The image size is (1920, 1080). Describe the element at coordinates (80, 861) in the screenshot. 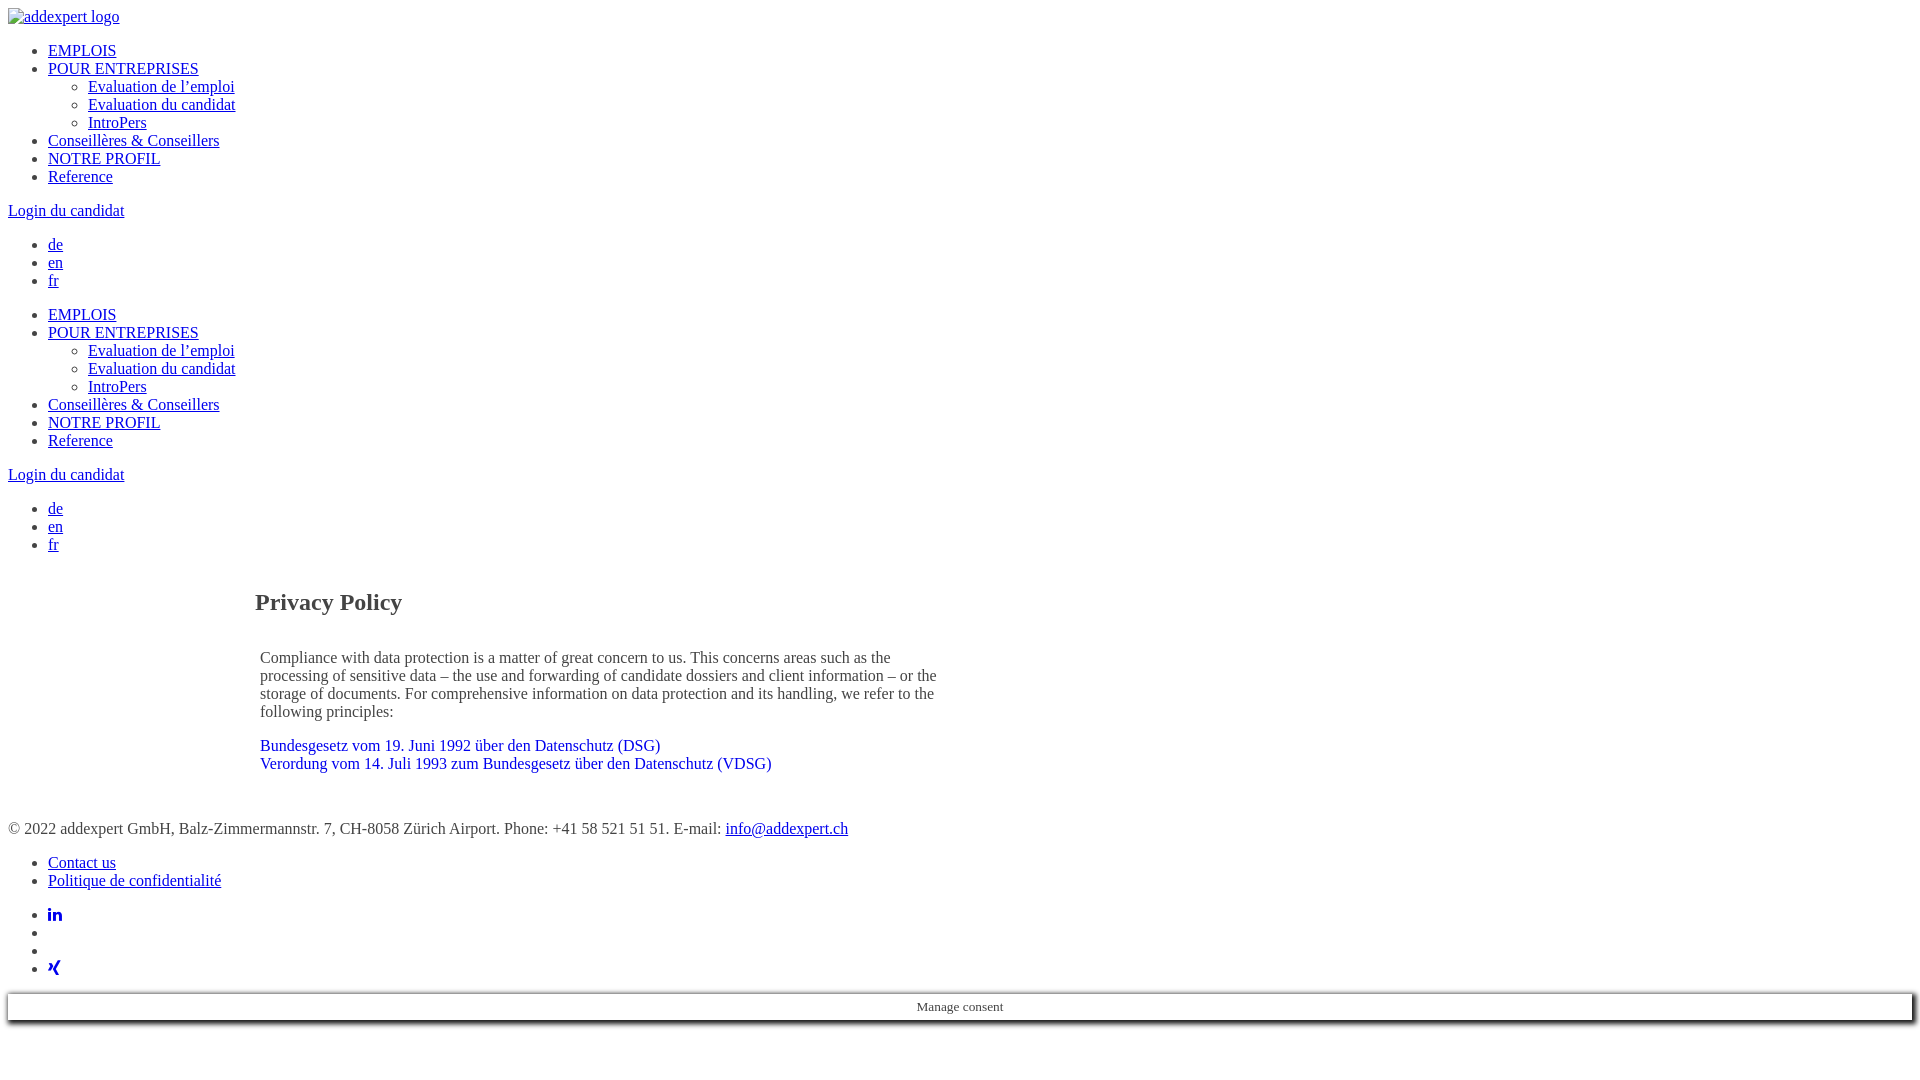

I see `'Contact us'` at that location.